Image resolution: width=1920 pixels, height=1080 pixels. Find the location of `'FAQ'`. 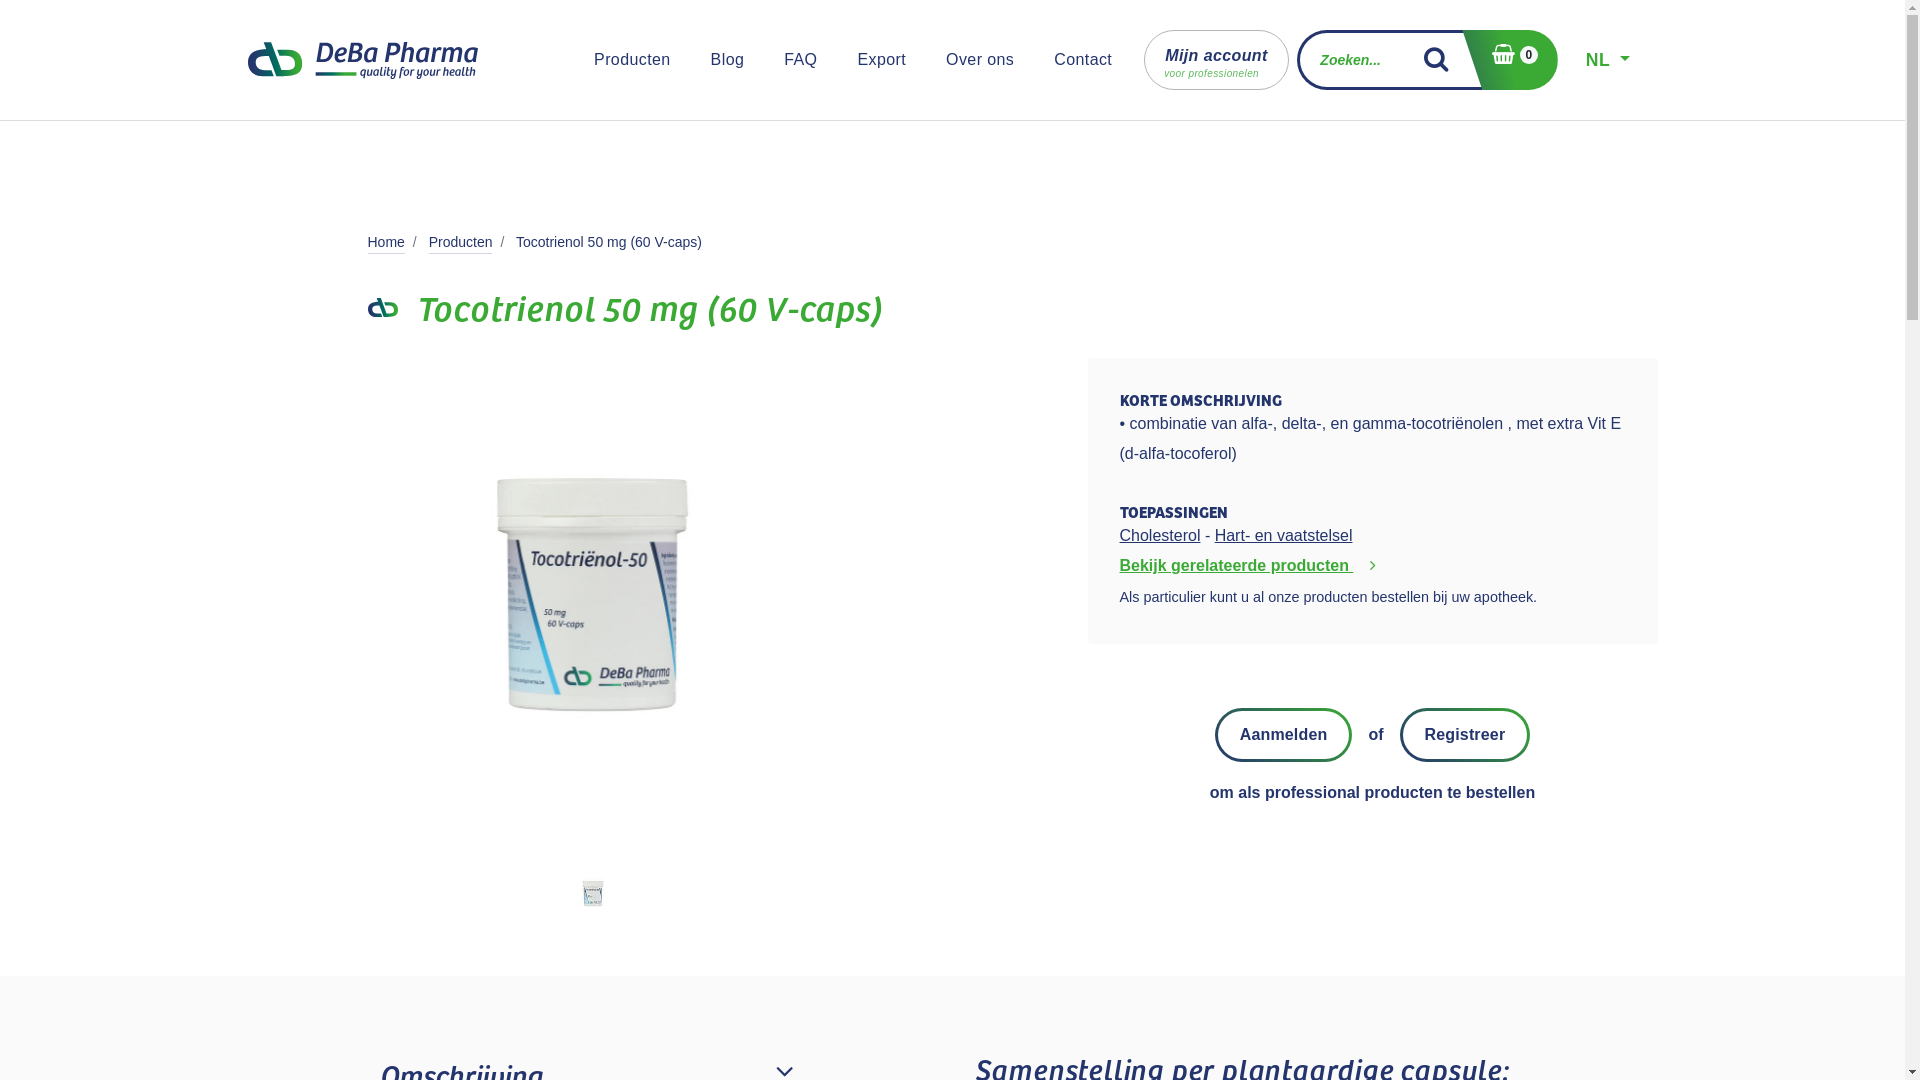

'FAQ' is located at coordinates (800, 59).